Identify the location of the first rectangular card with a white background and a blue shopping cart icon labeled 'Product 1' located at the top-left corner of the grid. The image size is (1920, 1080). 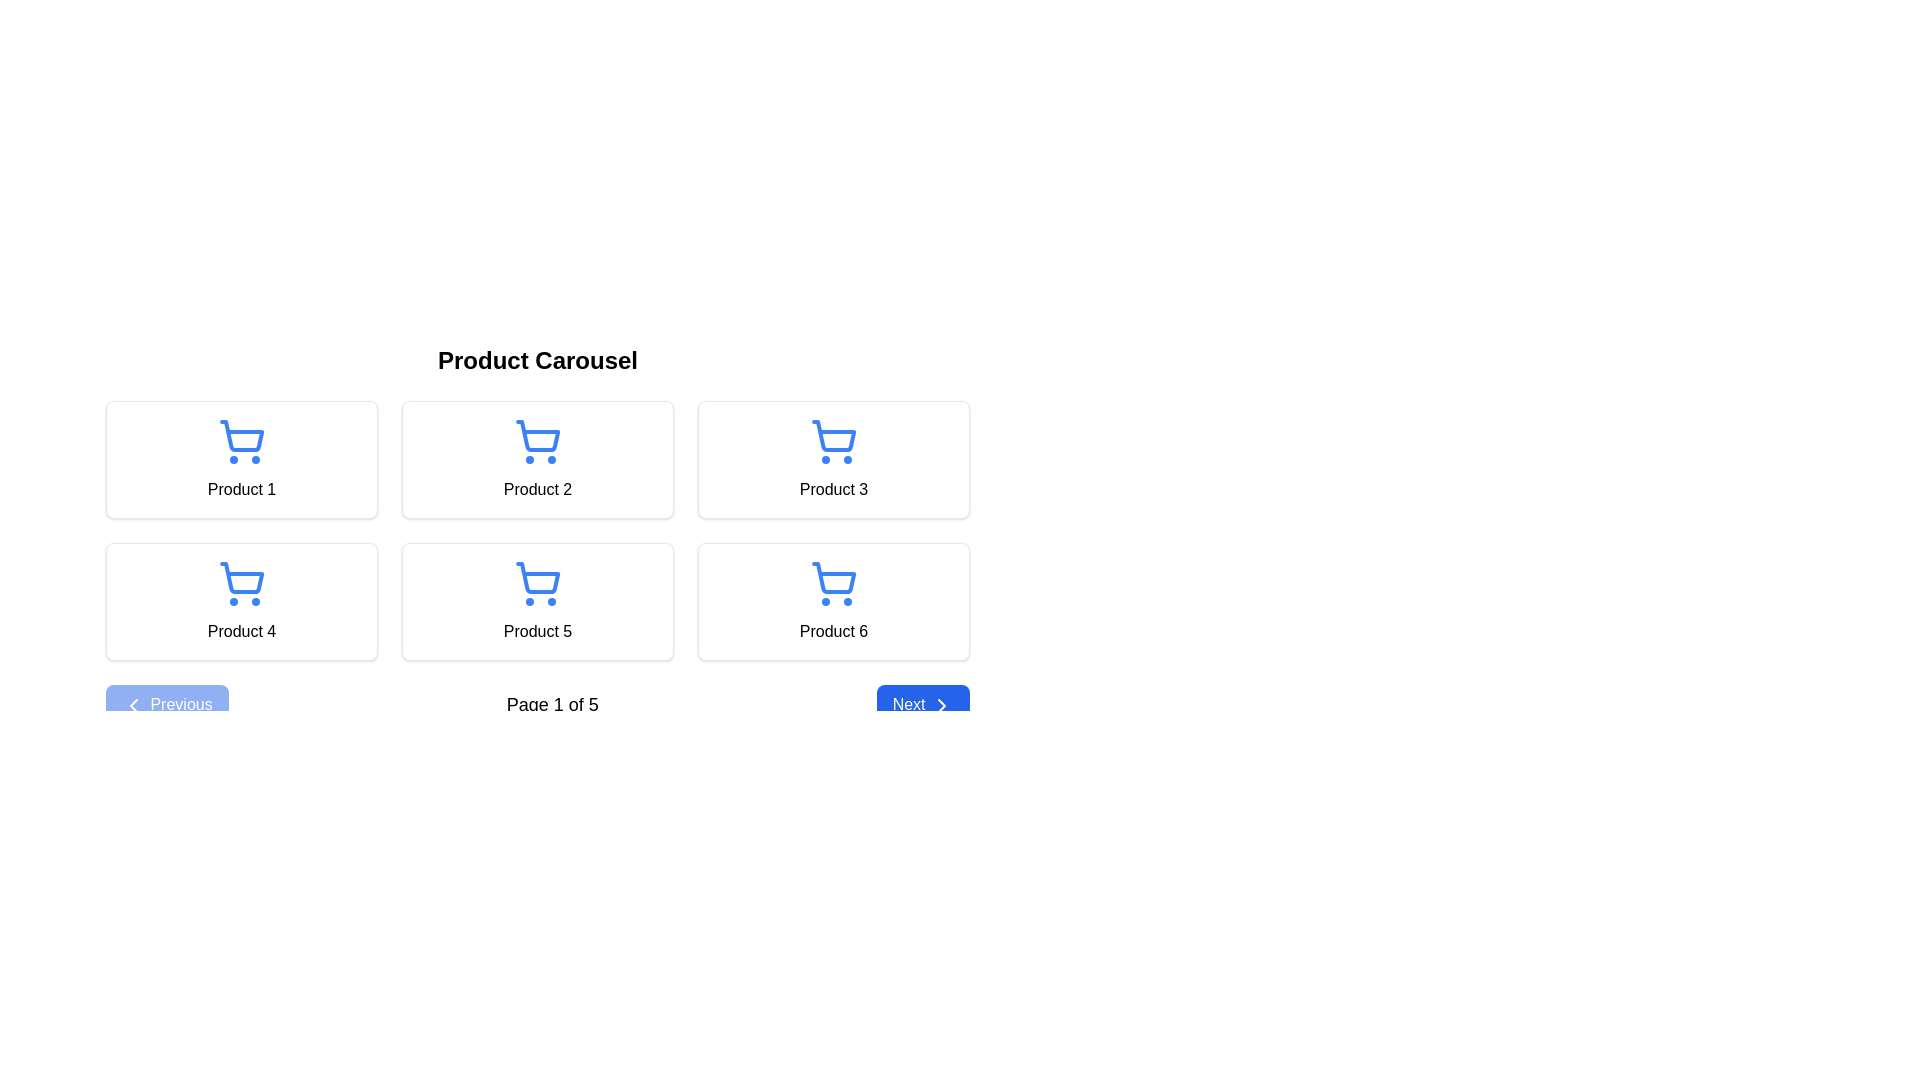
(240, 459).